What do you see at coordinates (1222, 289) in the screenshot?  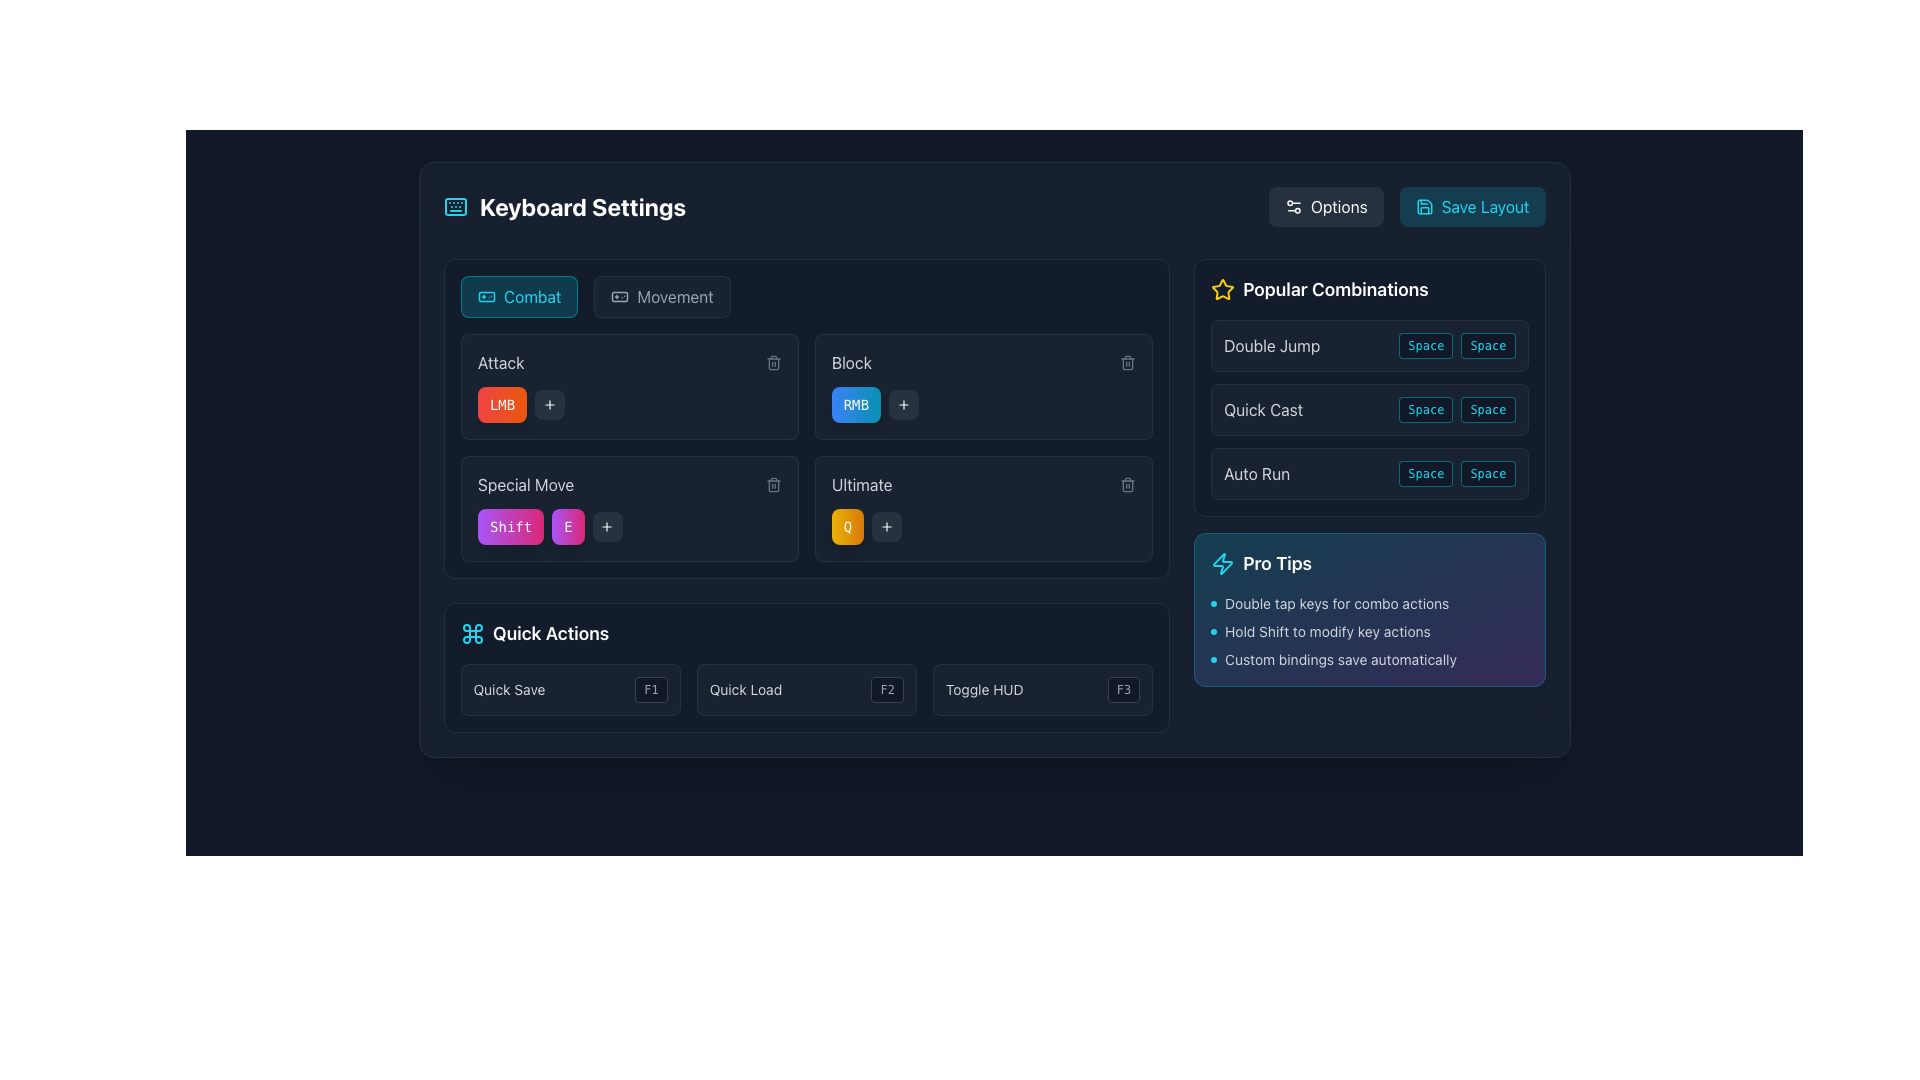 I see `the outlined star icon, which is a five-pointed star outlined in yellow, located near the top-right corner of the interface adjacent to the 'Popular Combinations' header` at bounding box center [1222, 289].